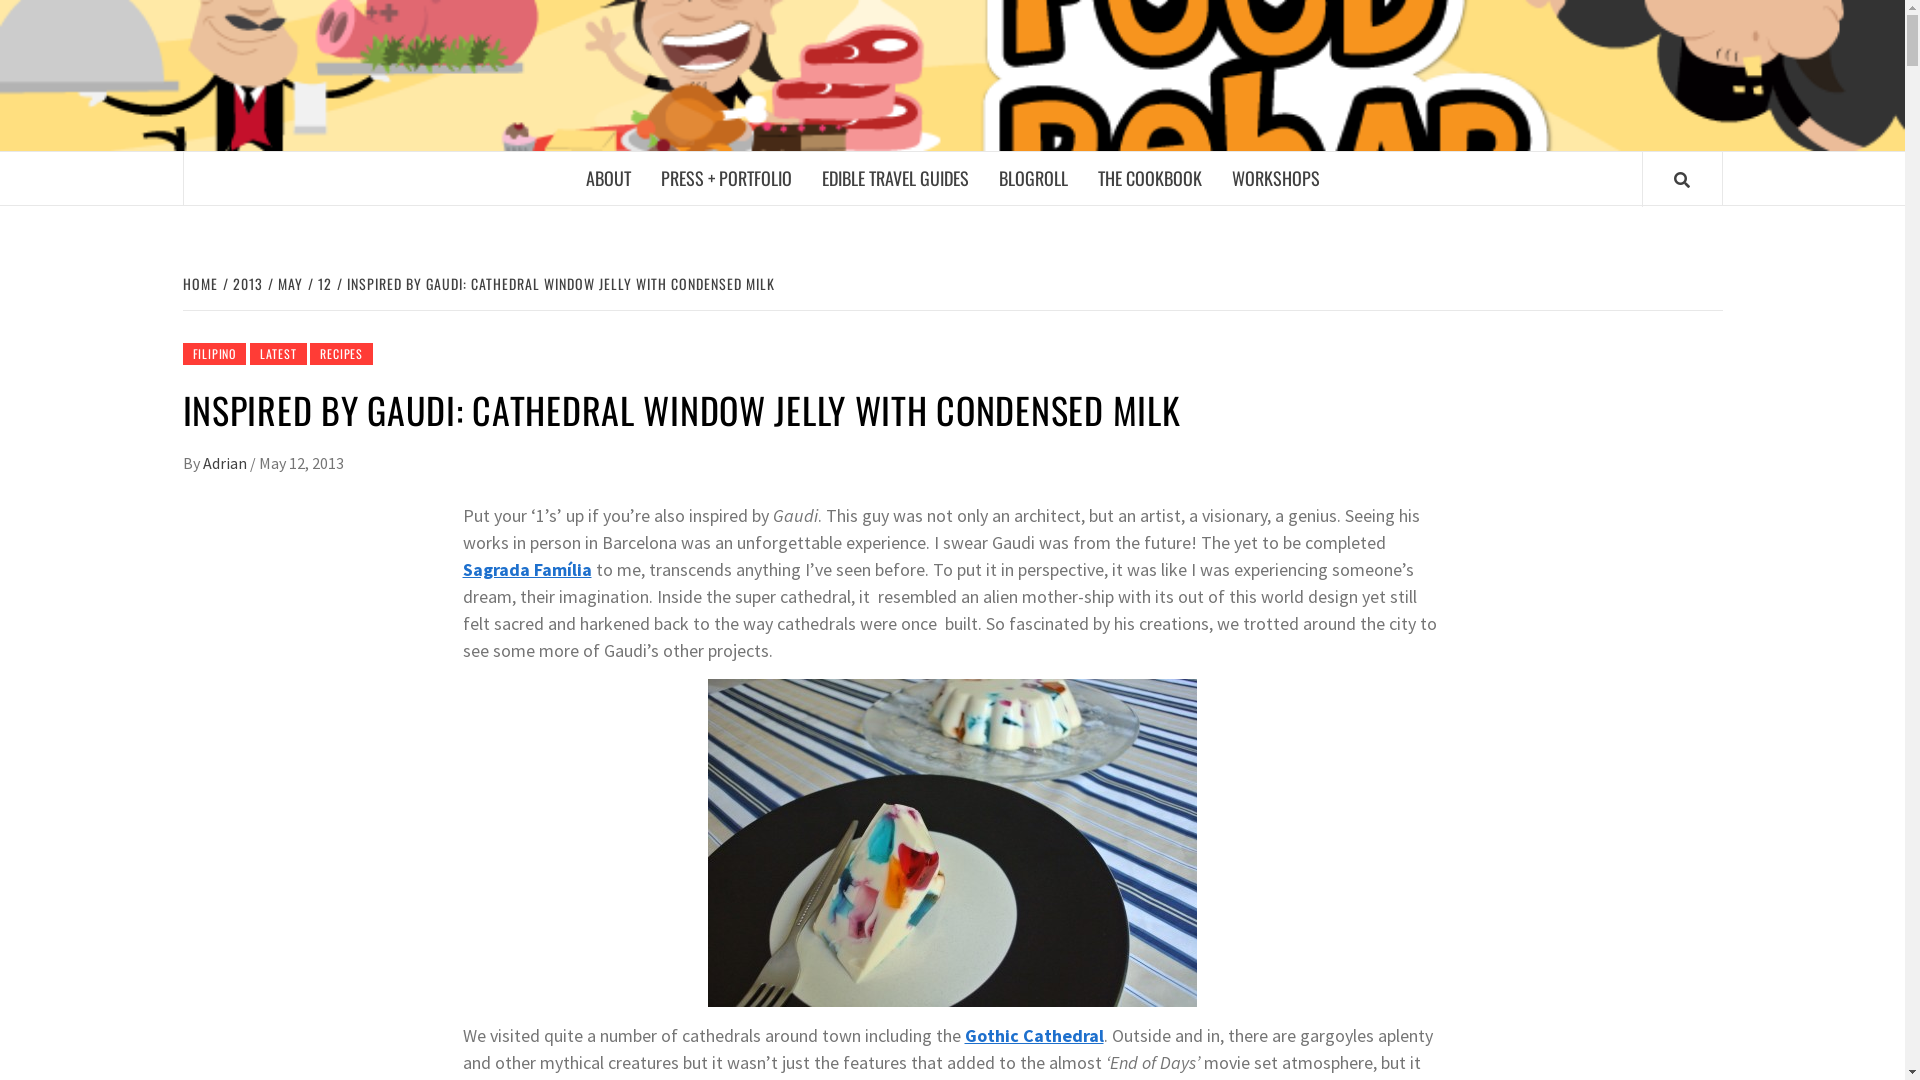  Describe the element at coordinates (893, 177) in the screenshot. I see `'EDIBLE TRAVEL GUIDES'` at that location.